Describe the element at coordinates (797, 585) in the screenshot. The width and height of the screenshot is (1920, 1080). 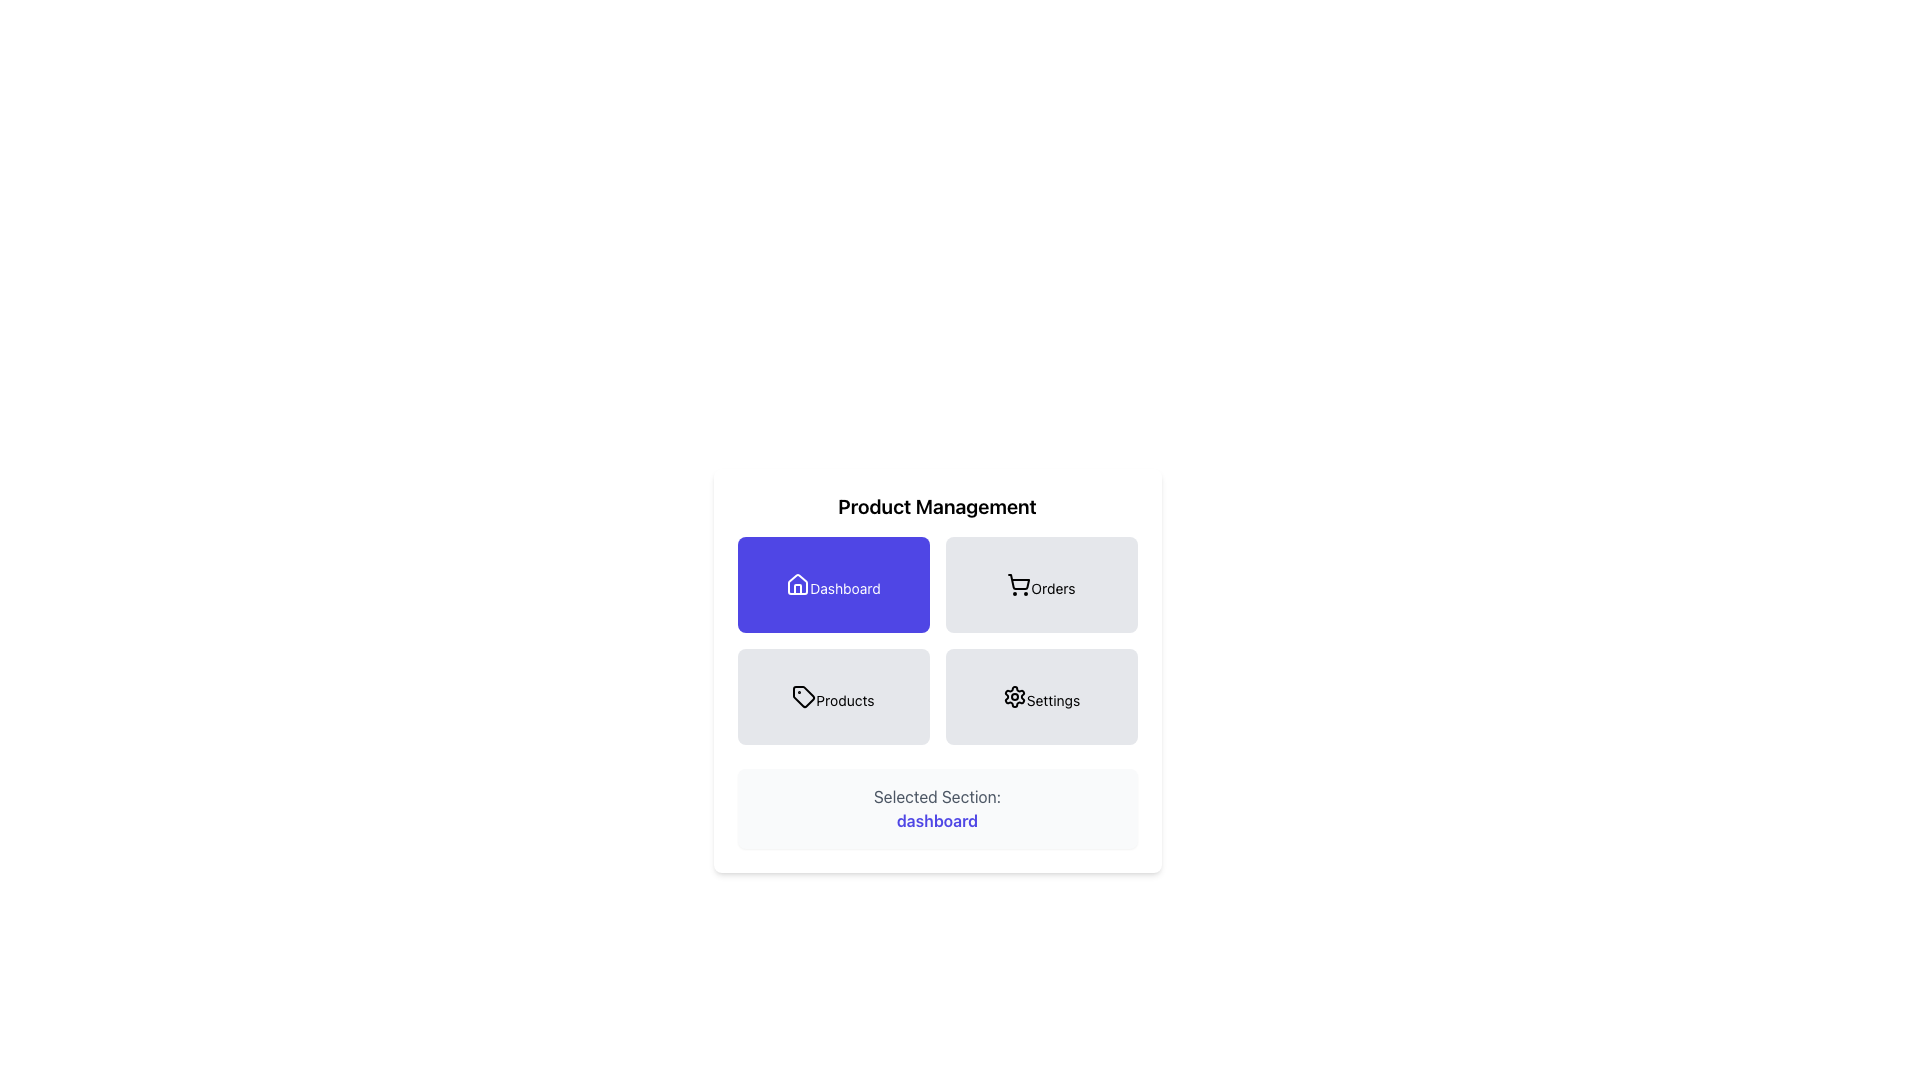
I see `the 'Dashboard' icon which is centrally positioned at the top-left of the purple 'Dashboard' button, located among four buttons` at that location.